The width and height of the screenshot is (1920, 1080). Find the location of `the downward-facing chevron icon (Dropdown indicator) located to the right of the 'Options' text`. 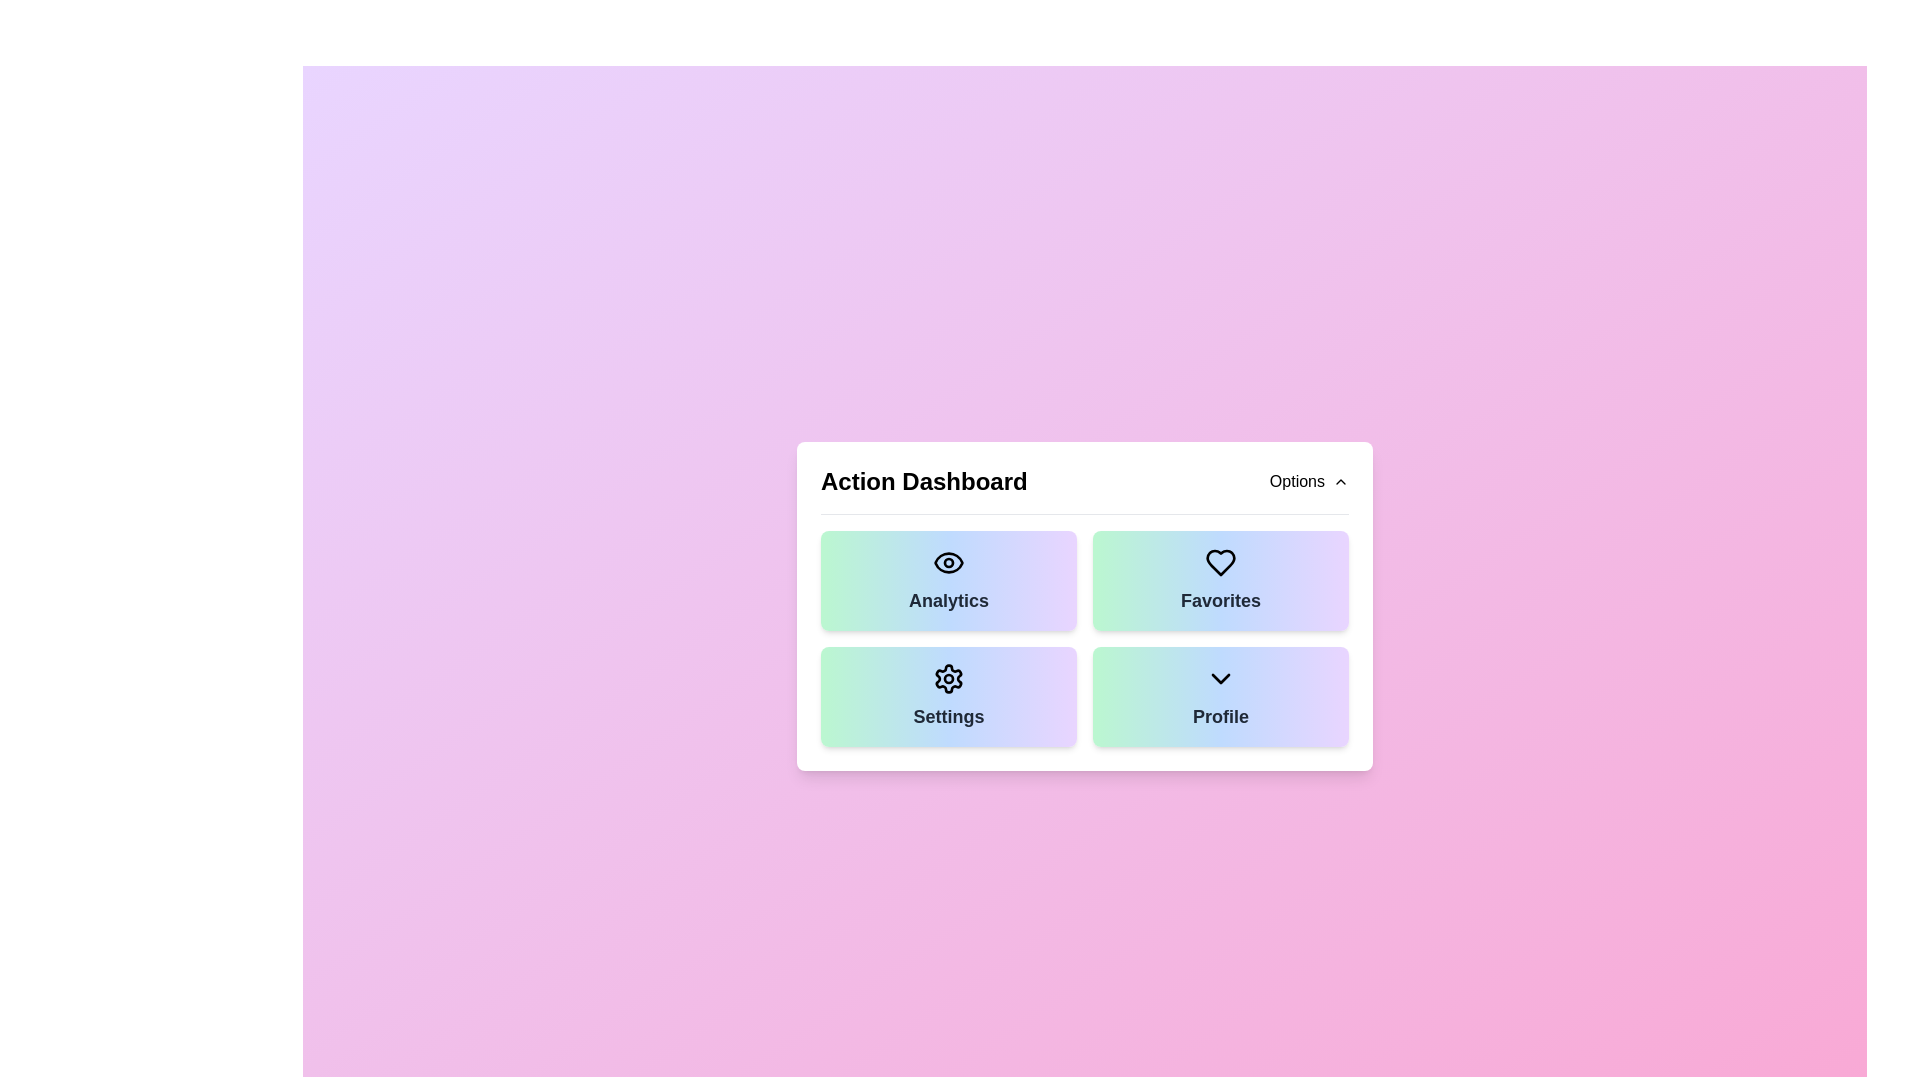

the downward-facing chevron icon (Dropdown indicator) located to the right of the 'Options' text is located at coordinates (1340, 481).